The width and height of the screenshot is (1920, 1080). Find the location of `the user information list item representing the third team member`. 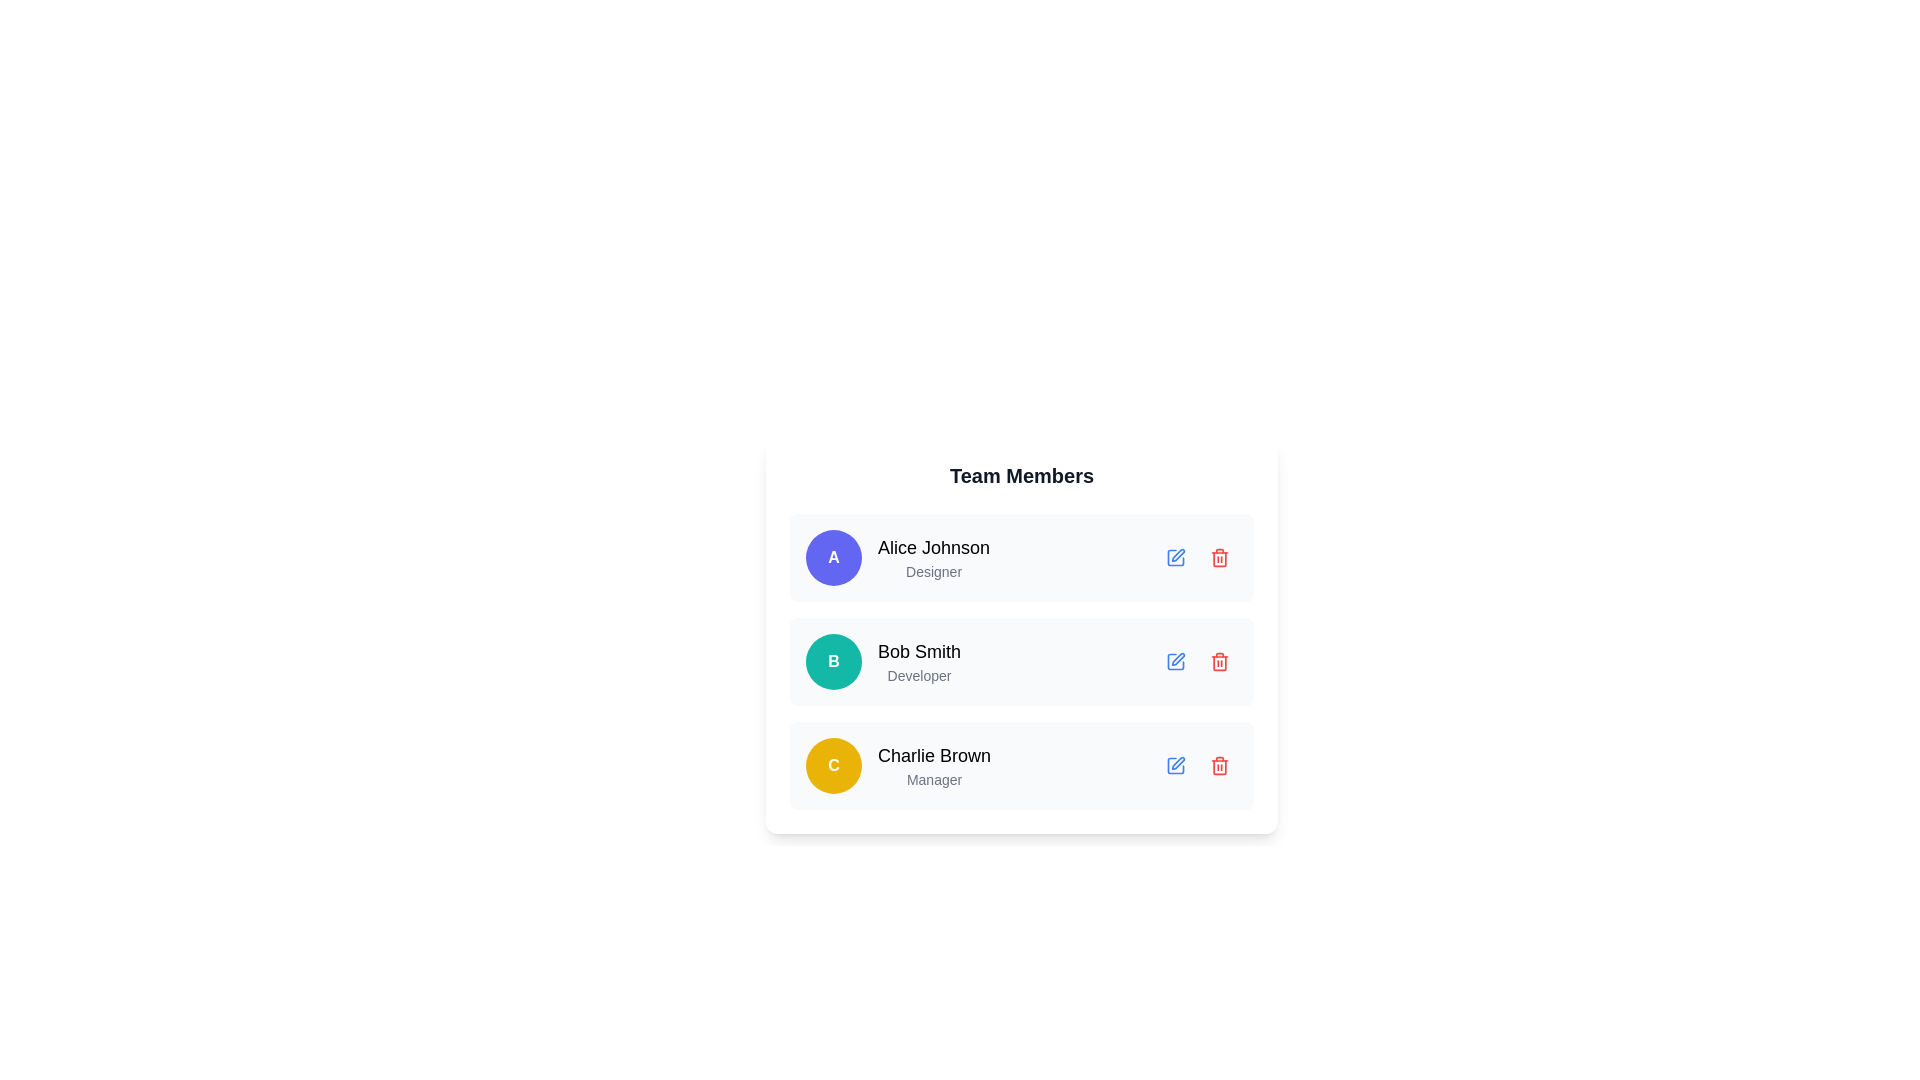

the user information list item representing the third team member is located at coordinates (897, 765).